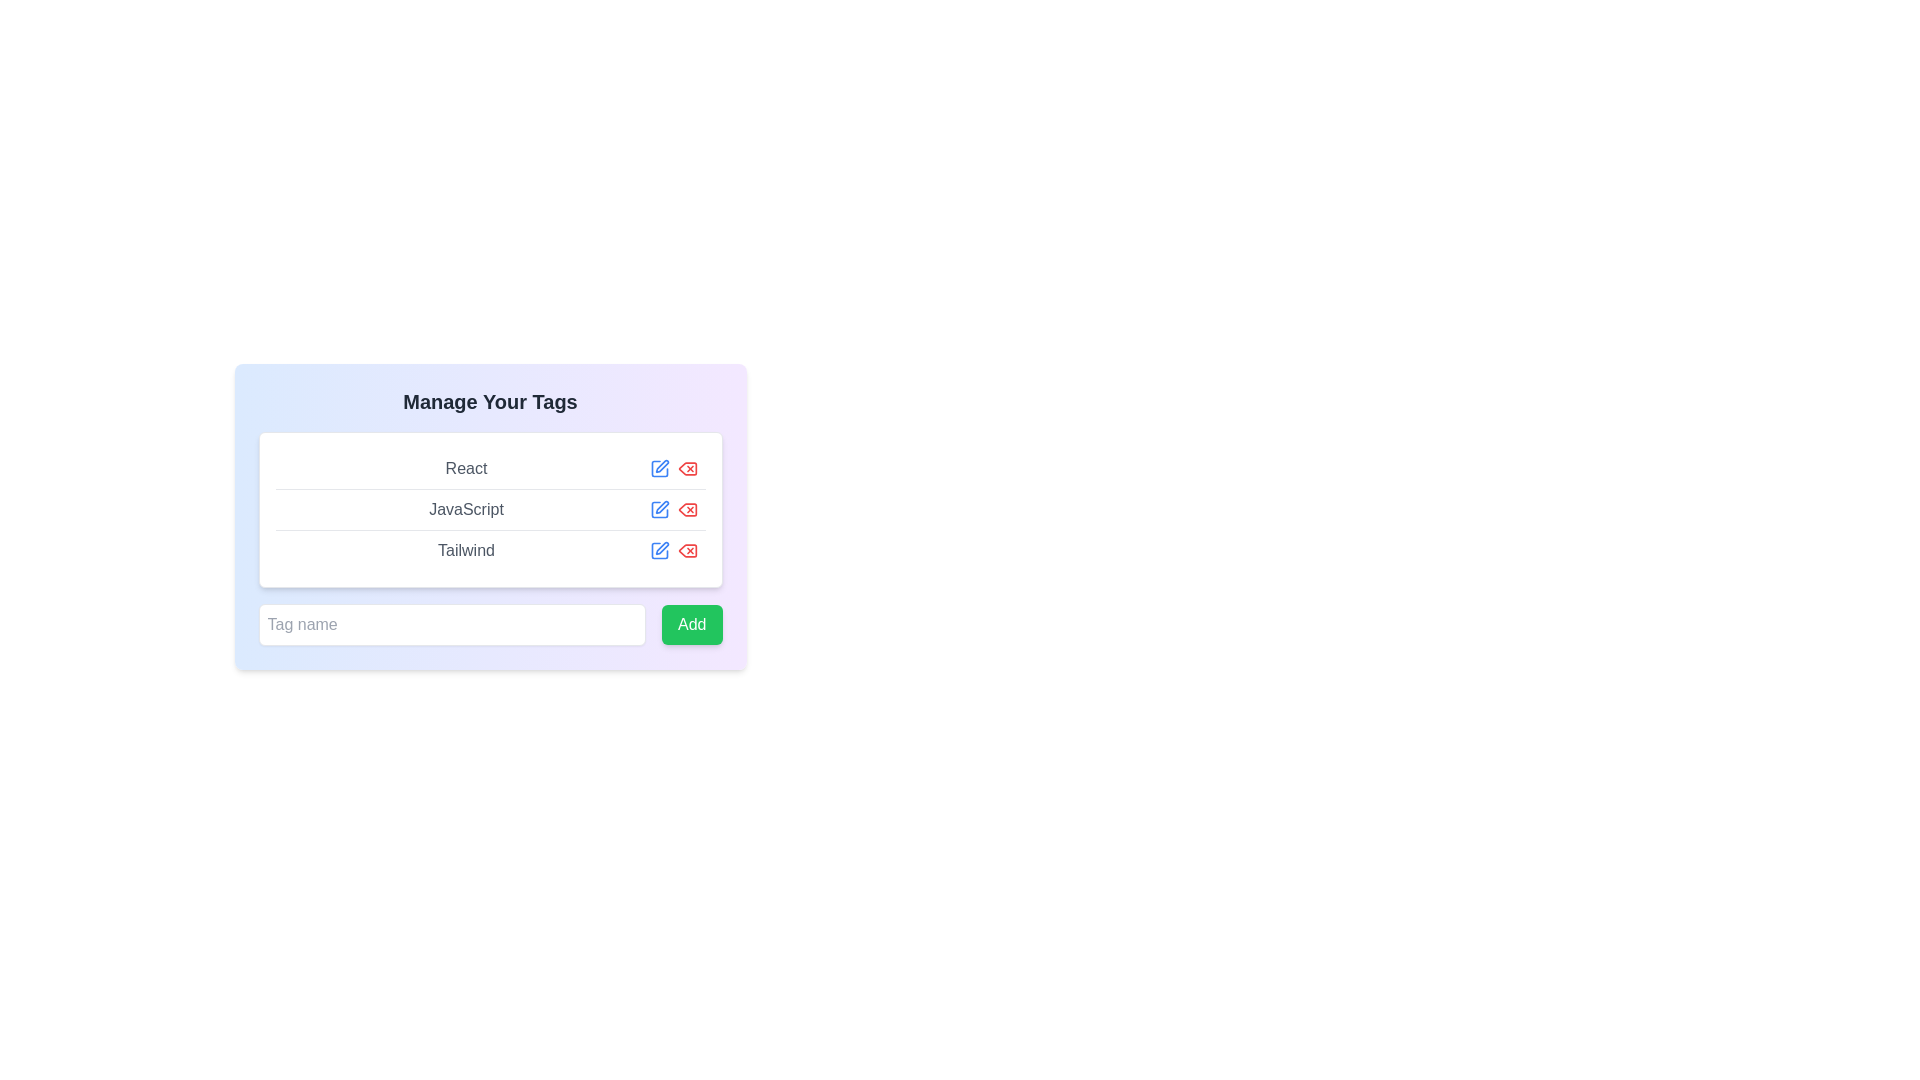 This screenshot has height=1080, width=1920. I want to click on the red eye-cross icon in the Composite component, so click(673, 508).